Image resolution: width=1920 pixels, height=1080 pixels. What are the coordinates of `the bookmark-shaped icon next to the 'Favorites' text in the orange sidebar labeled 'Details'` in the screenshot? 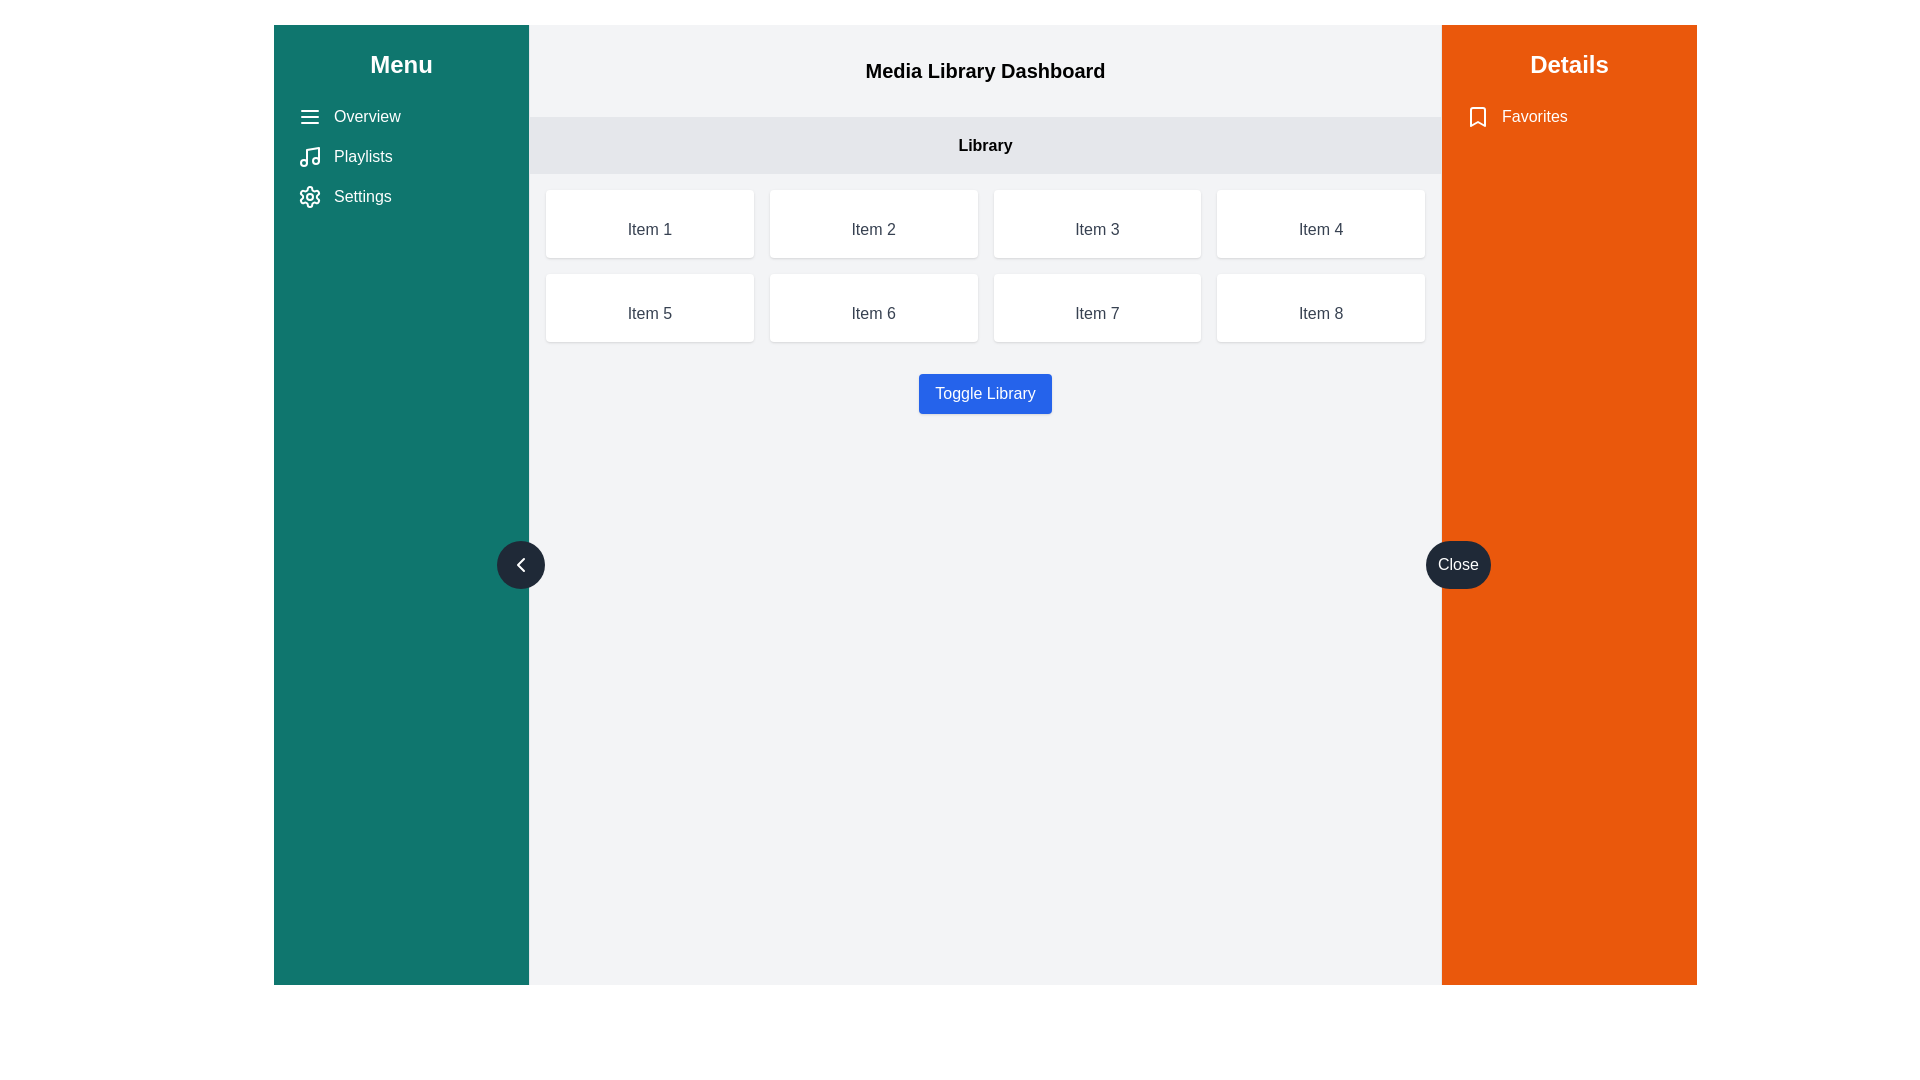 It's located at (1478, 116).